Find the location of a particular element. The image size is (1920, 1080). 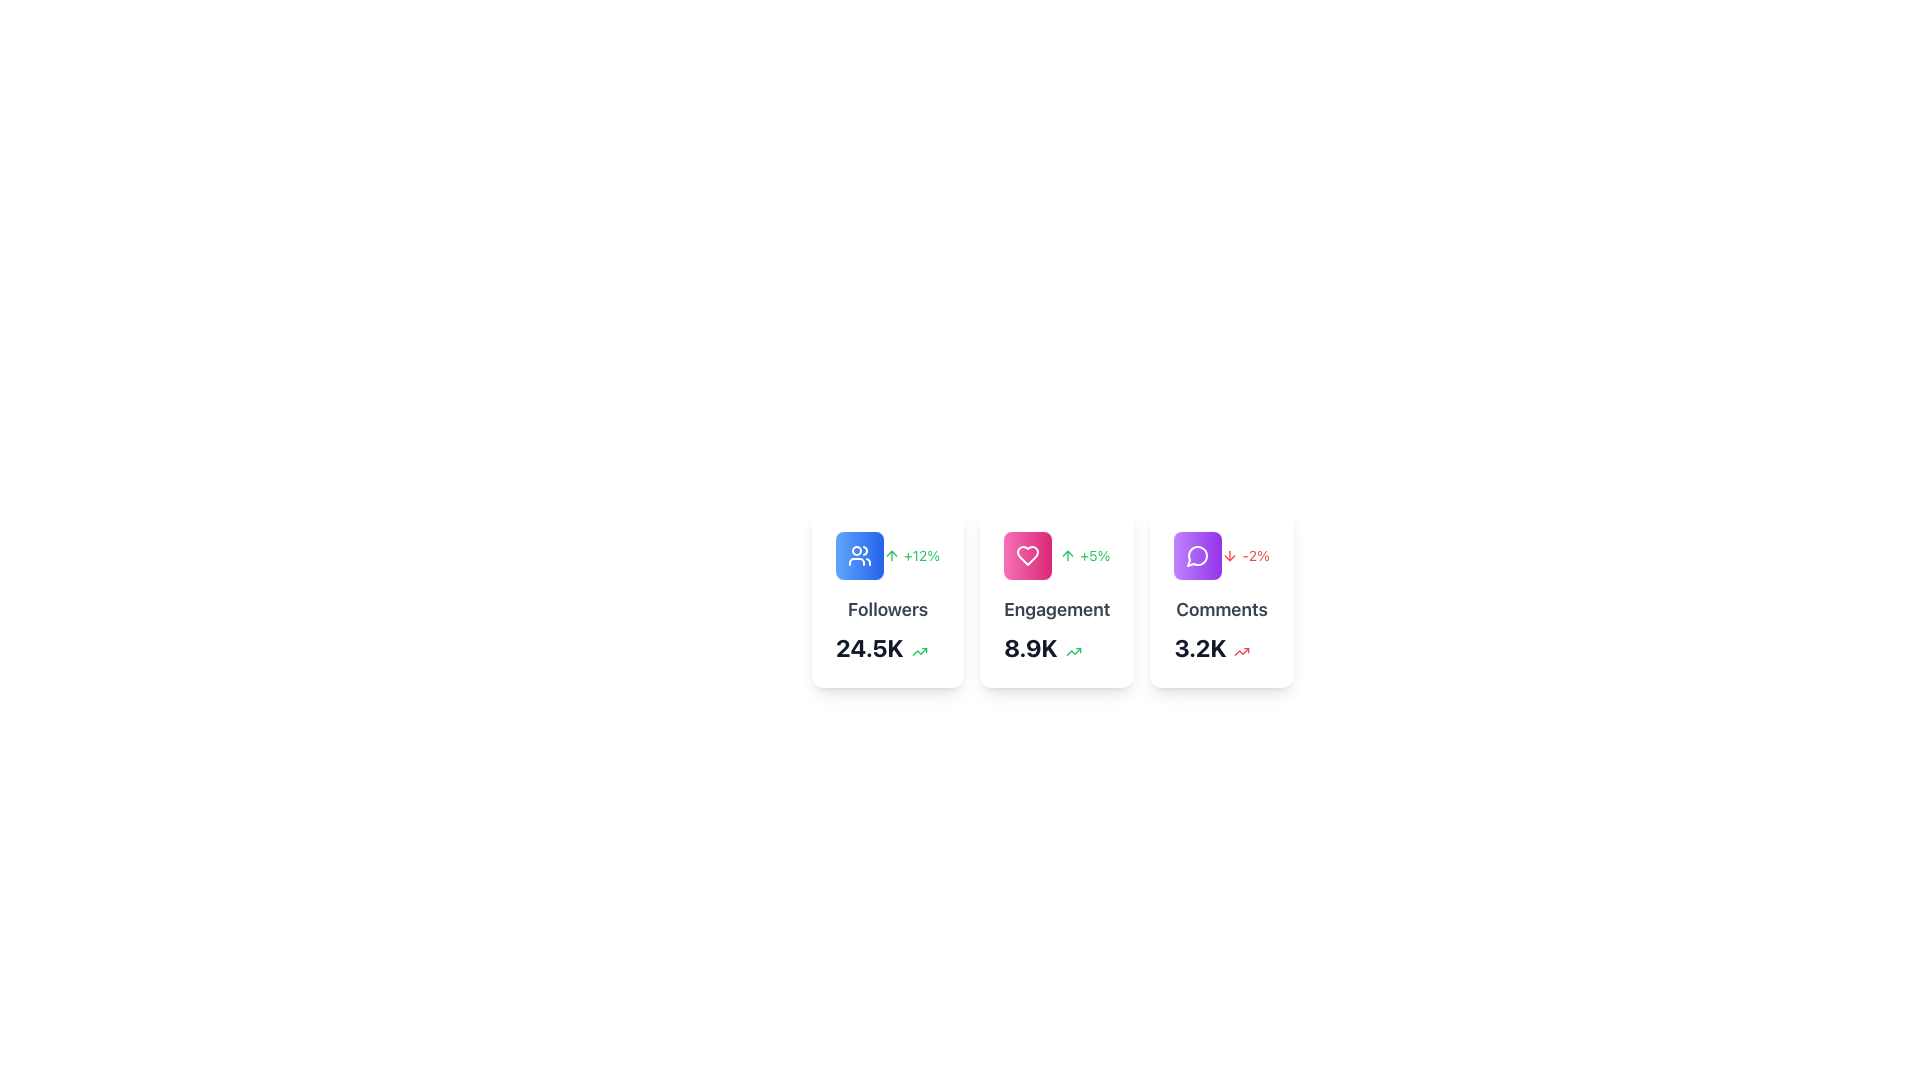

the static text label that indicates the percentage value for the 'Followers' growth metric, located to the right of an arrow icon in the leftmost card of the displayed metrics is located at coordinates (920, 555).